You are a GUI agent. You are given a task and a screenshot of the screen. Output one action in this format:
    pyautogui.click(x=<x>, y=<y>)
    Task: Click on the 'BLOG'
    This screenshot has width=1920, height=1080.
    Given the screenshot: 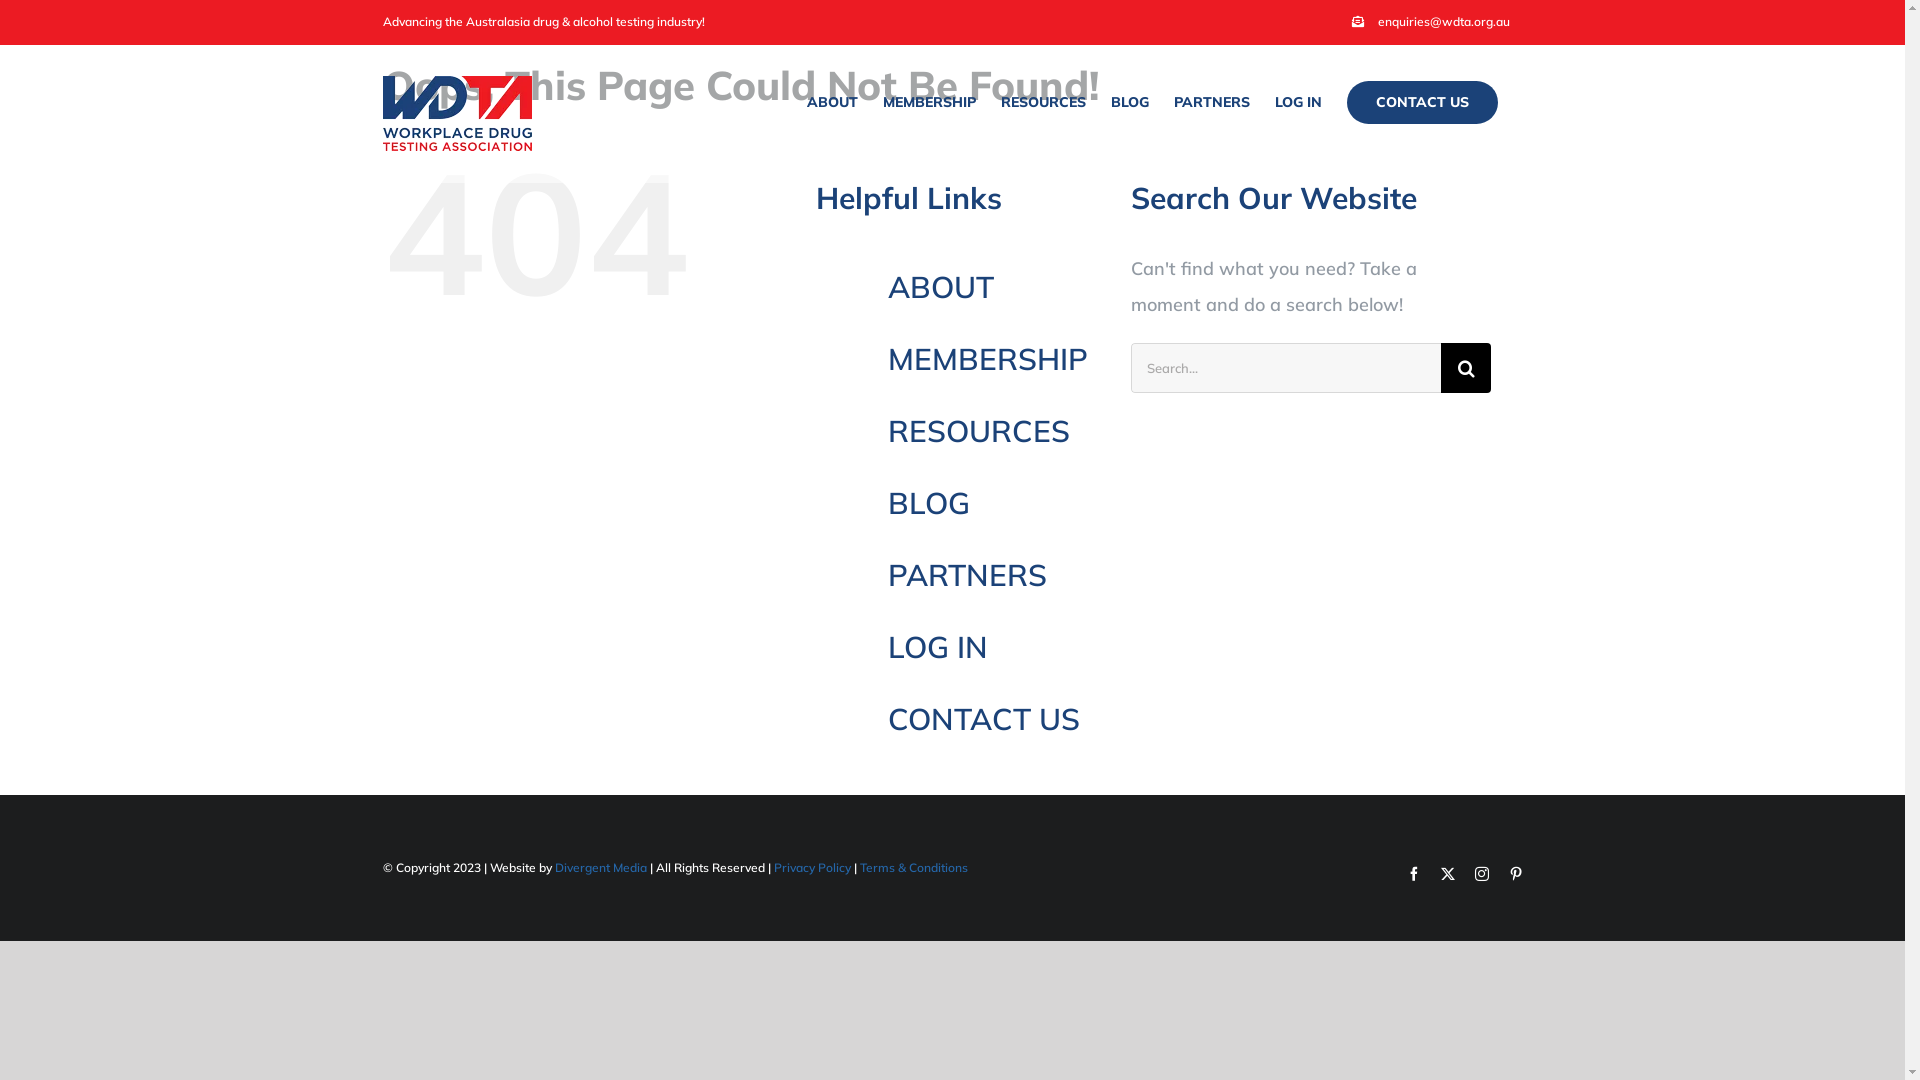 What is the action you would take?
    pyautogui.click(x=1128, y=101)
    